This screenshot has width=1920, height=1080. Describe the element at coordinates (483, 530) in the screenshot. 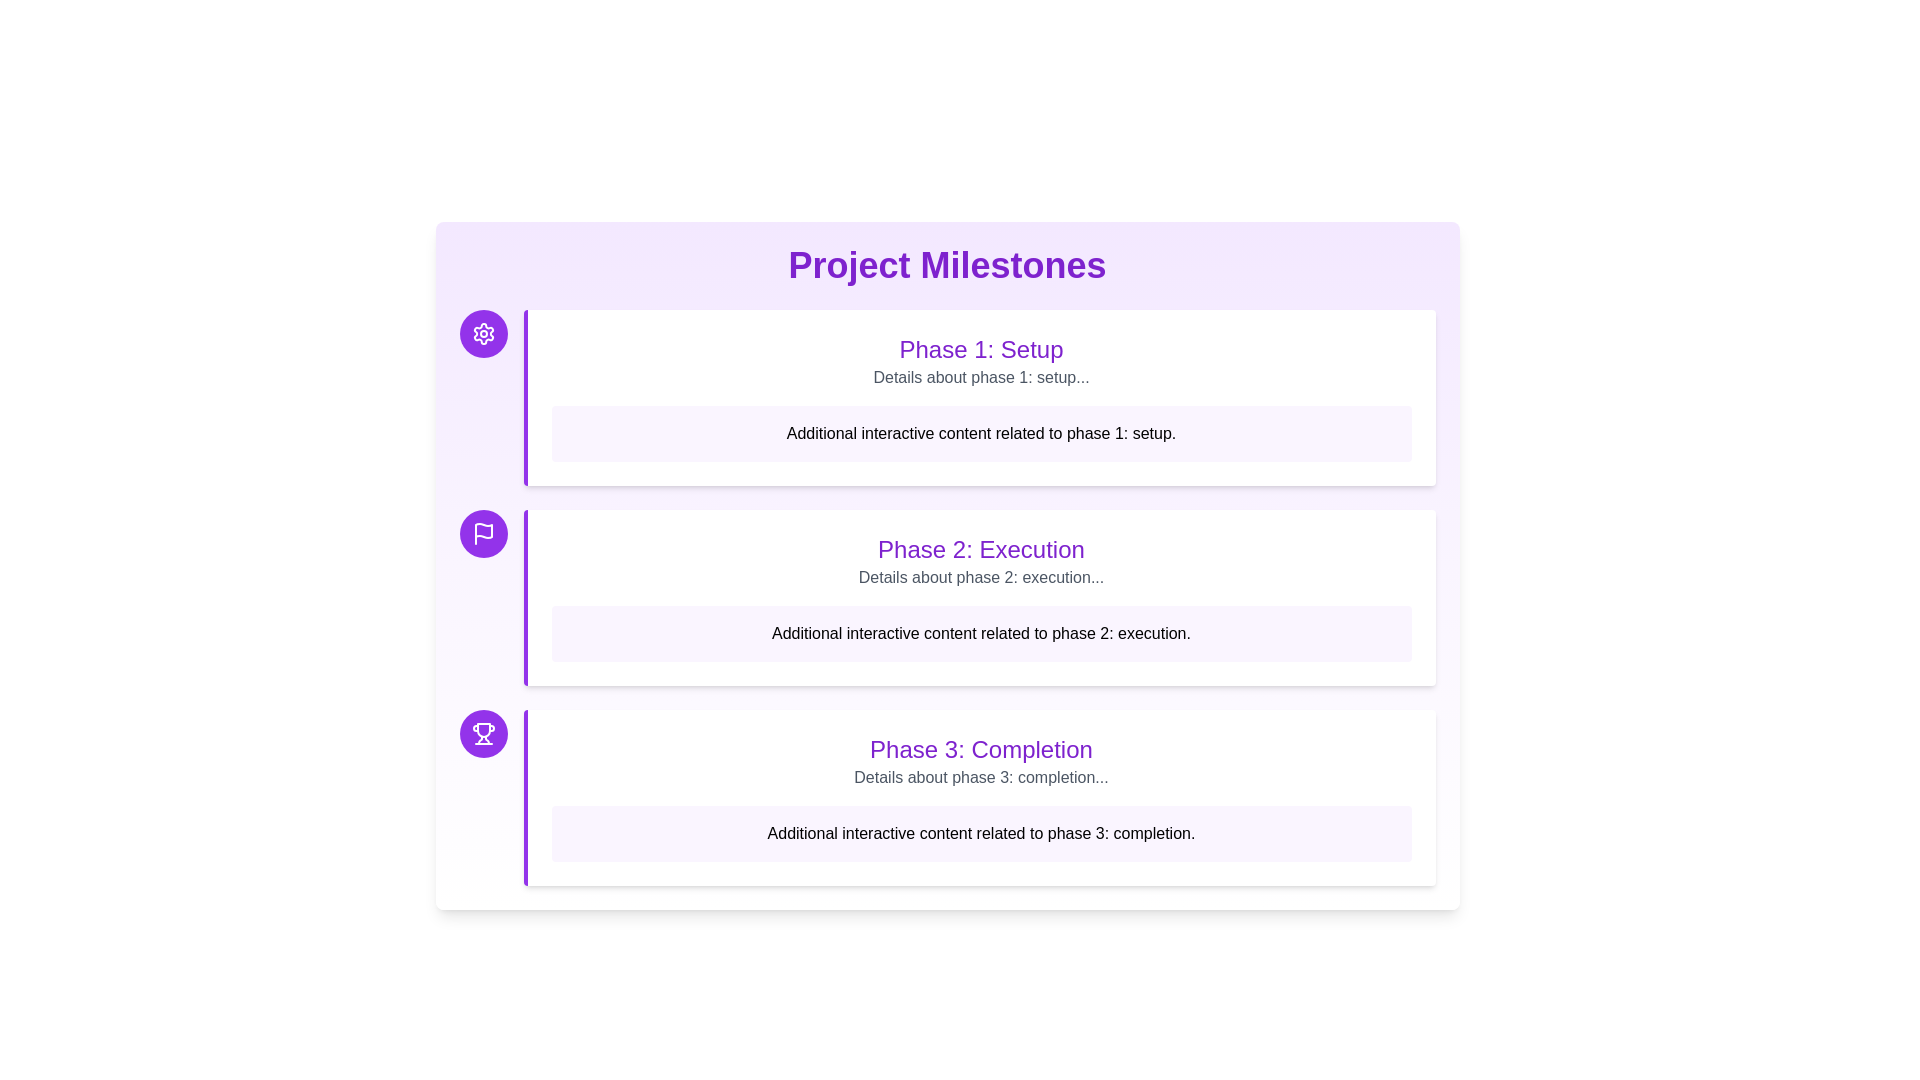

I see `the purple flag icon located next to the 'Phase 2: Execution' milestone in the timeline interface` at that location.